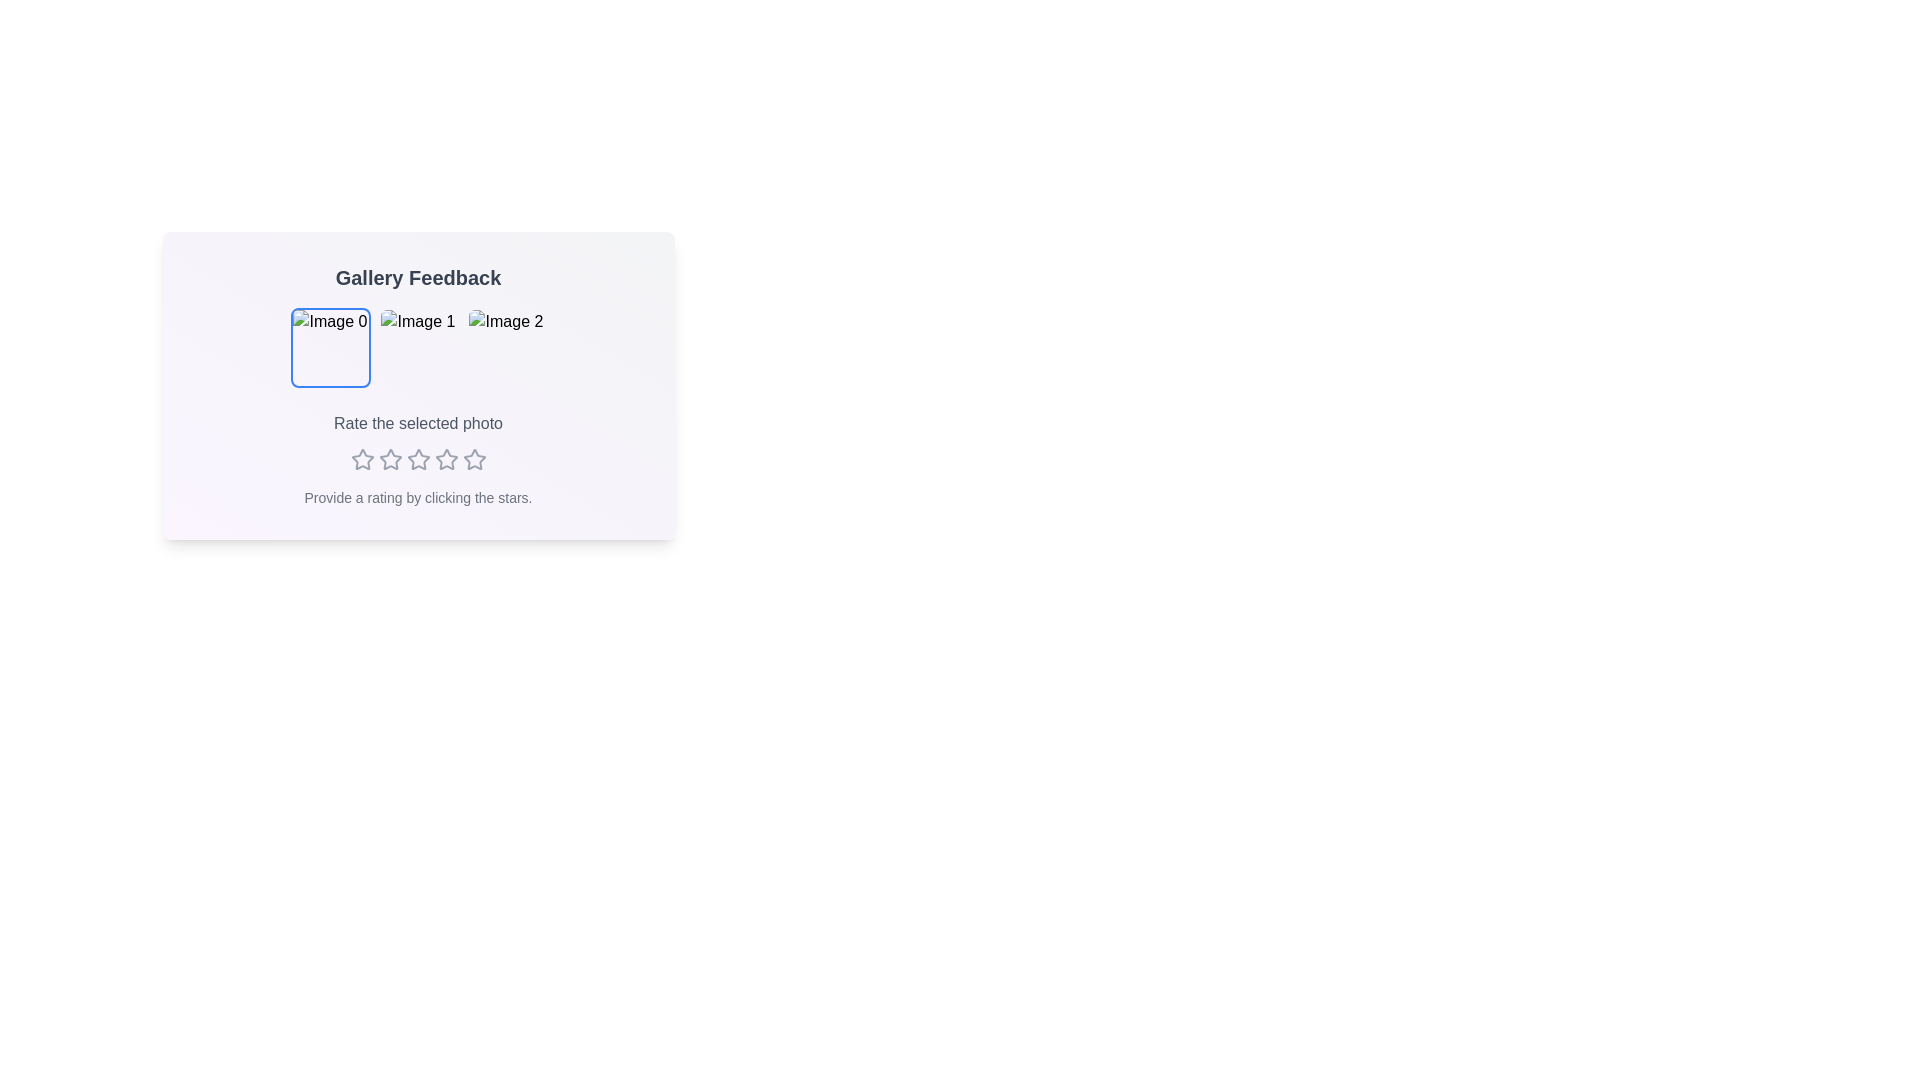  I want to click on the third star icon of the rating system, so click(445, 459).